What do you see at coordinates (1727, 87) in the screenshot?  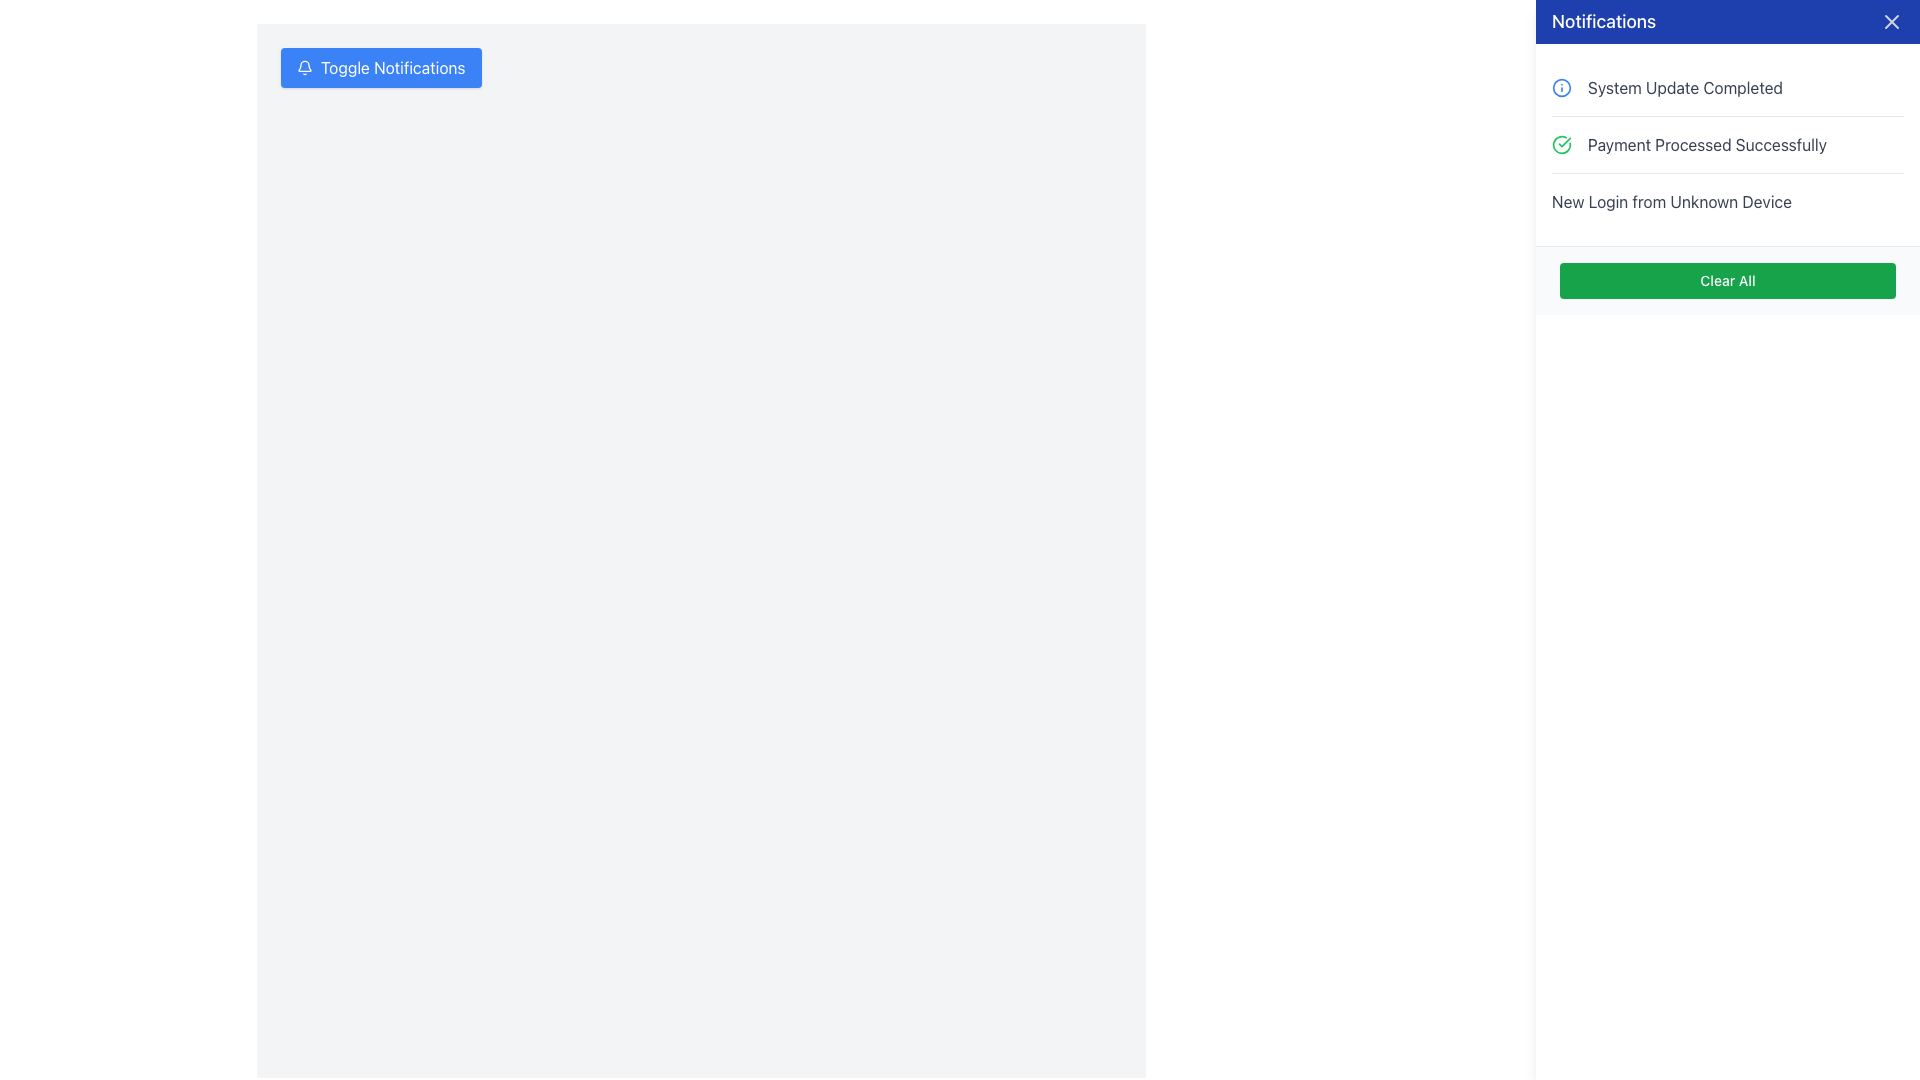 I see `the first notification item in the sidebar that displays the message 'System Update Completed' with an information icon` at bounding box center [1727, 87].